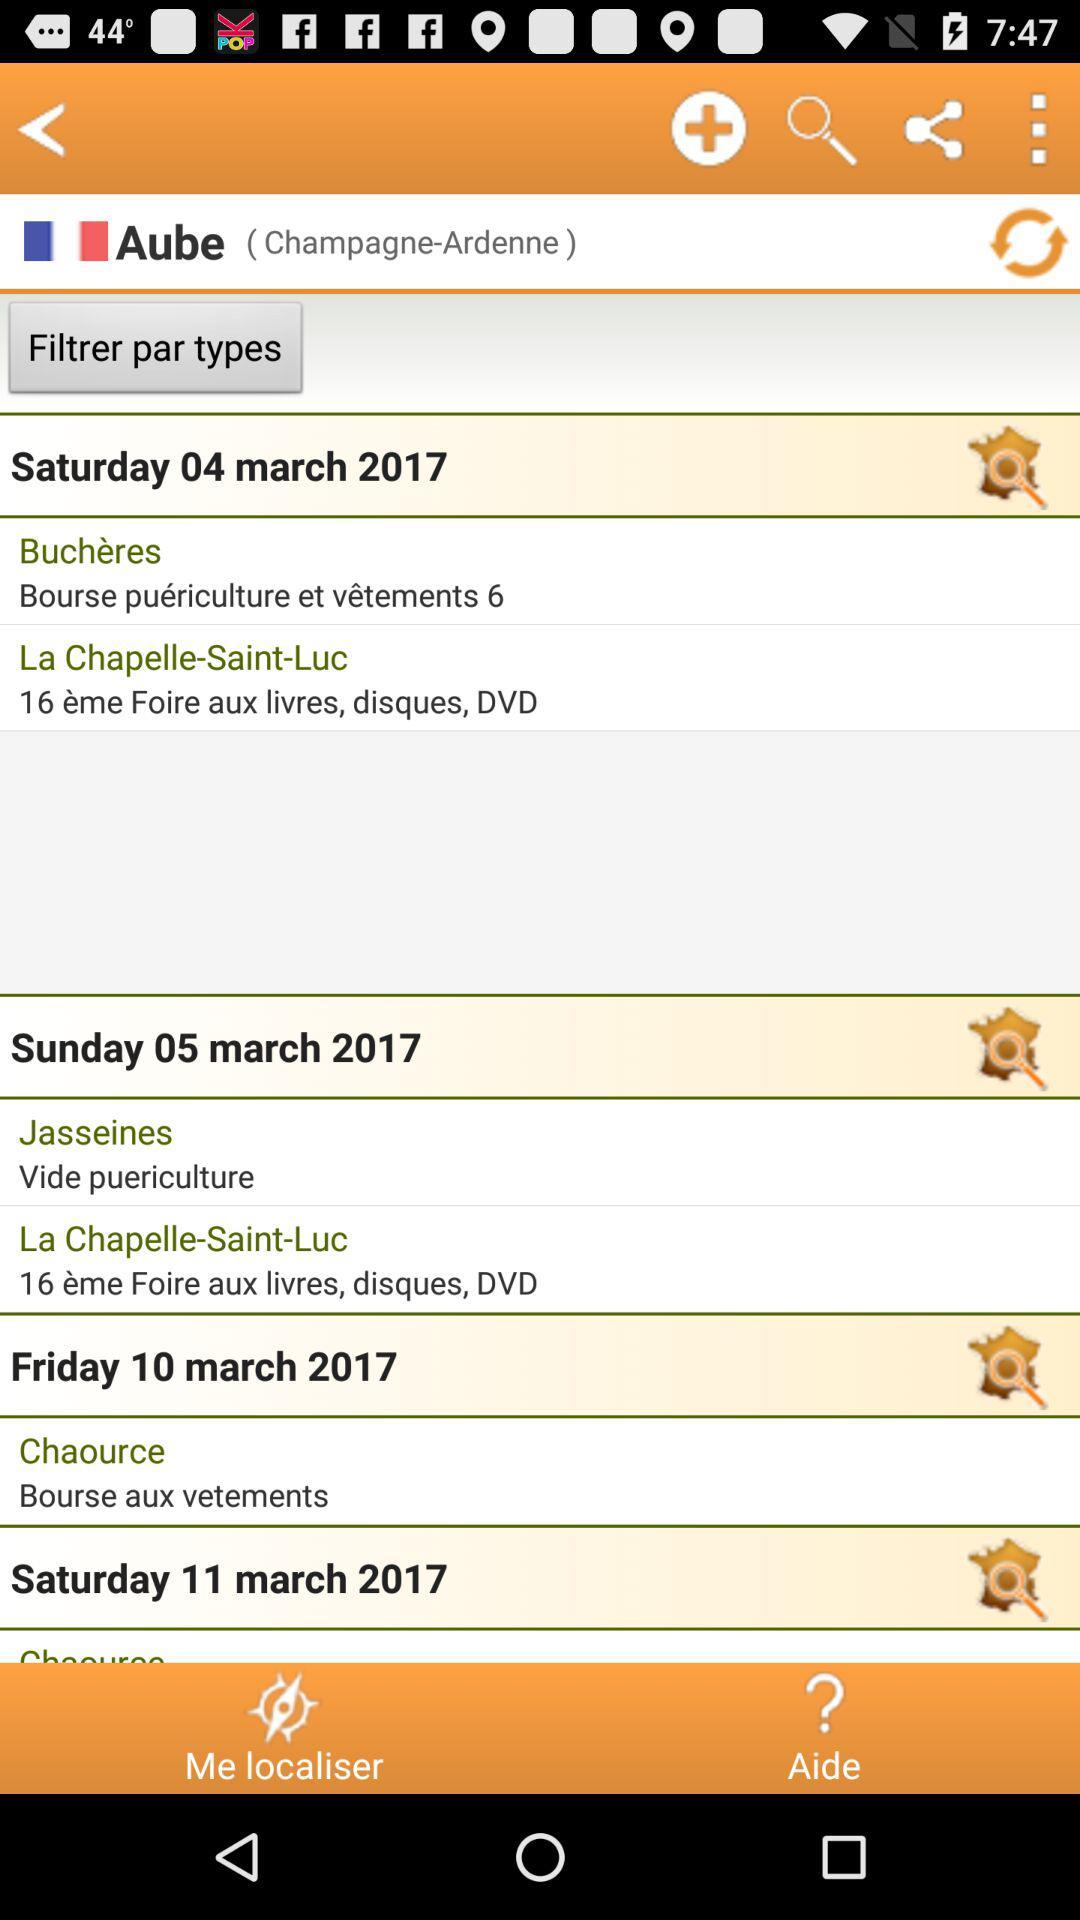 The image size is (1080, 1920). I want to click on the icon which is right to the saturday 11 march 2017, so click(1003, 1576).